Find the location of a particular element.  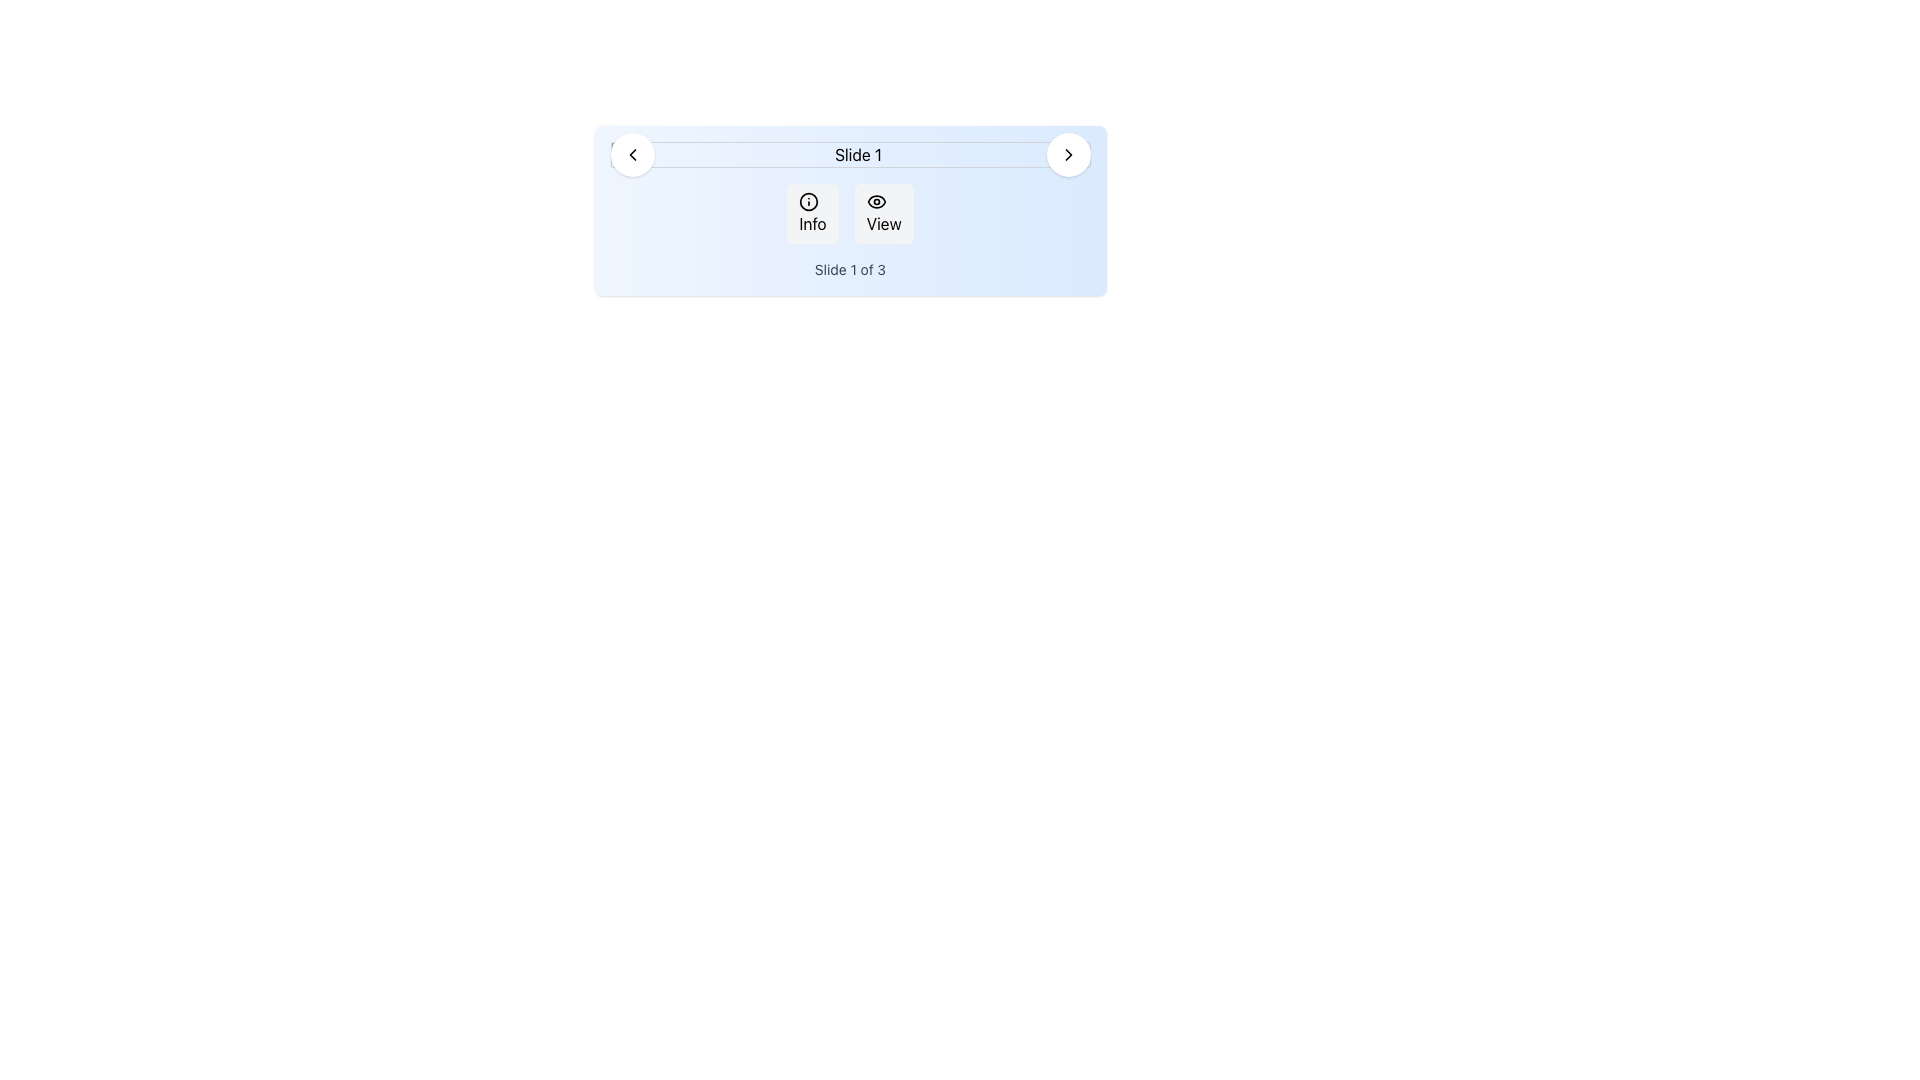

the 'Info' button in the button group component located below the title 'Slide 1' is located at coordinates (850, 213).